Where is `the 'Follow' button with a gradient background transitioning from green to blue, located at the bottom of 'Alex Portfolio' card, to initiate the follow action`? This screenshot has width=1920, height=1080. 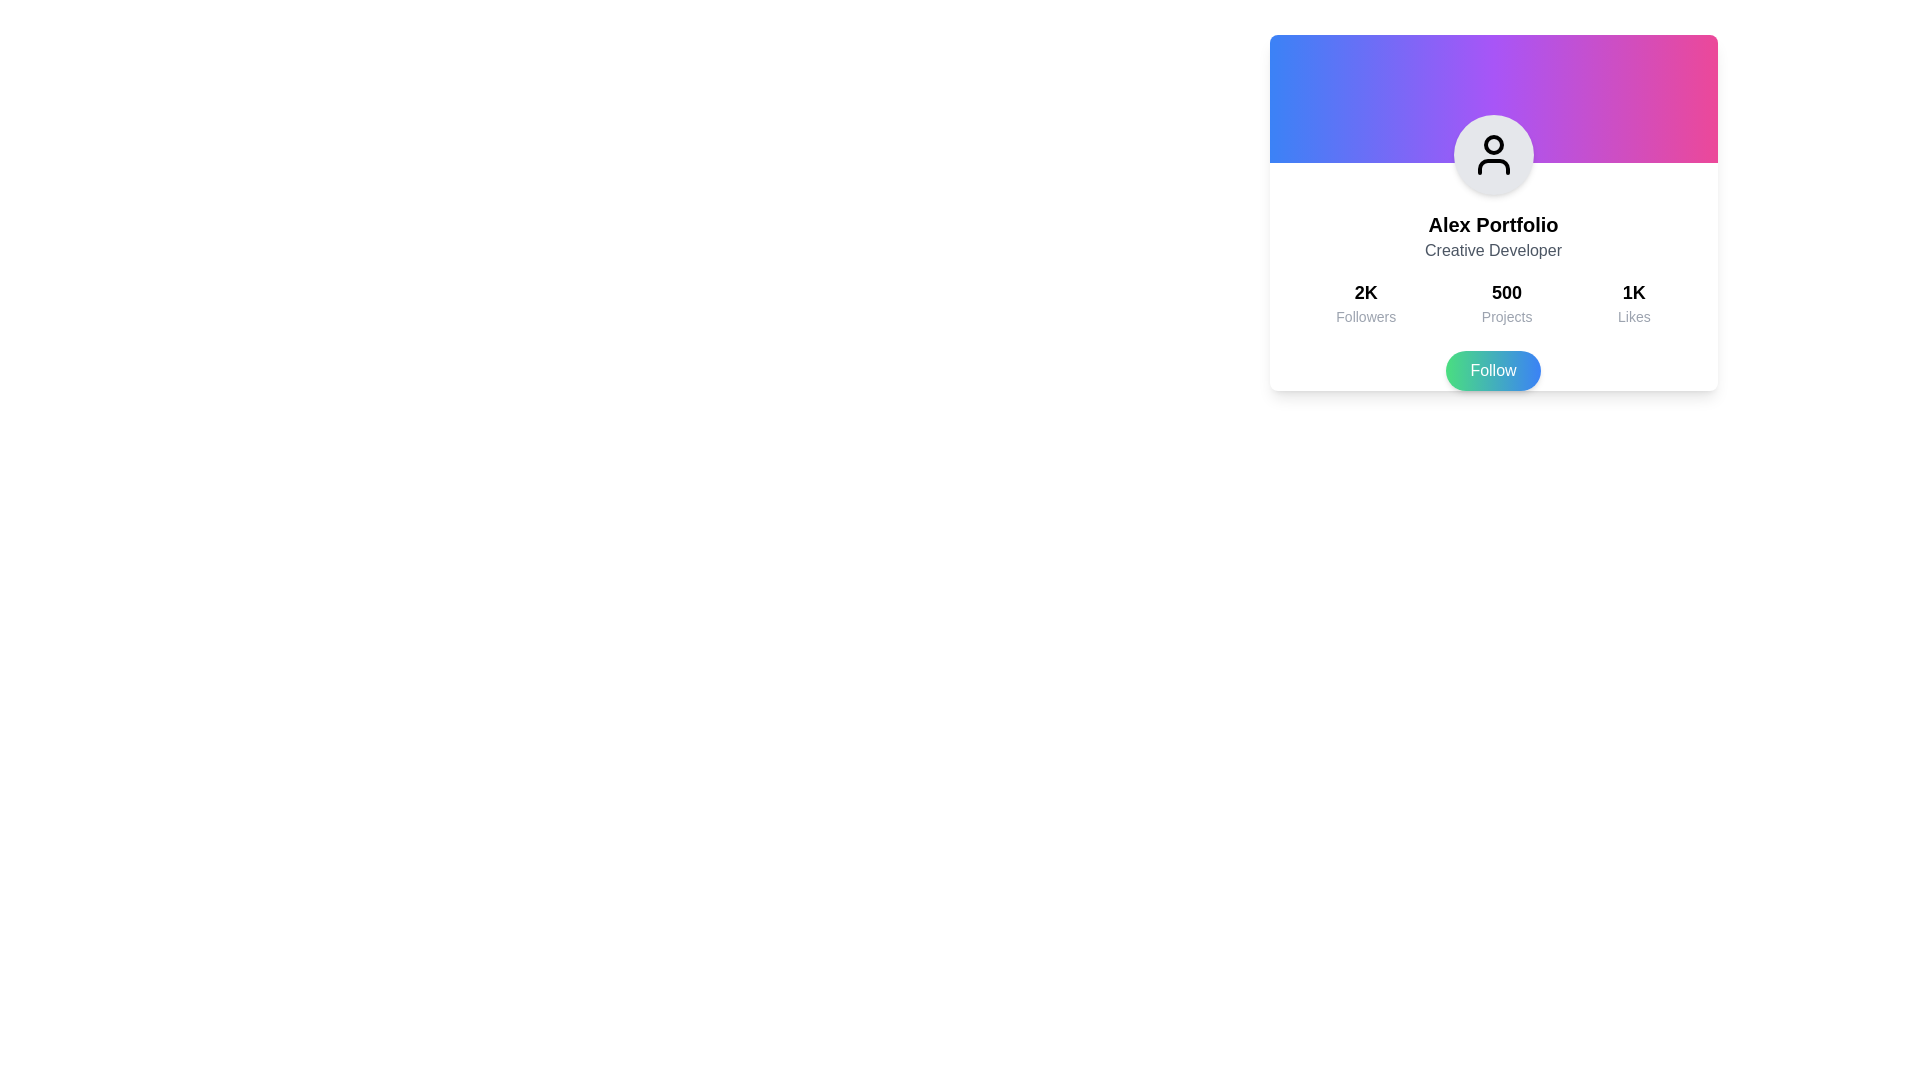 the 'Follow' button with a gradient background transitioning from green to blue, located at the bottom of 'Alex Portfolio' card, to initiate the follow action is located at coordinates (1493, 370).